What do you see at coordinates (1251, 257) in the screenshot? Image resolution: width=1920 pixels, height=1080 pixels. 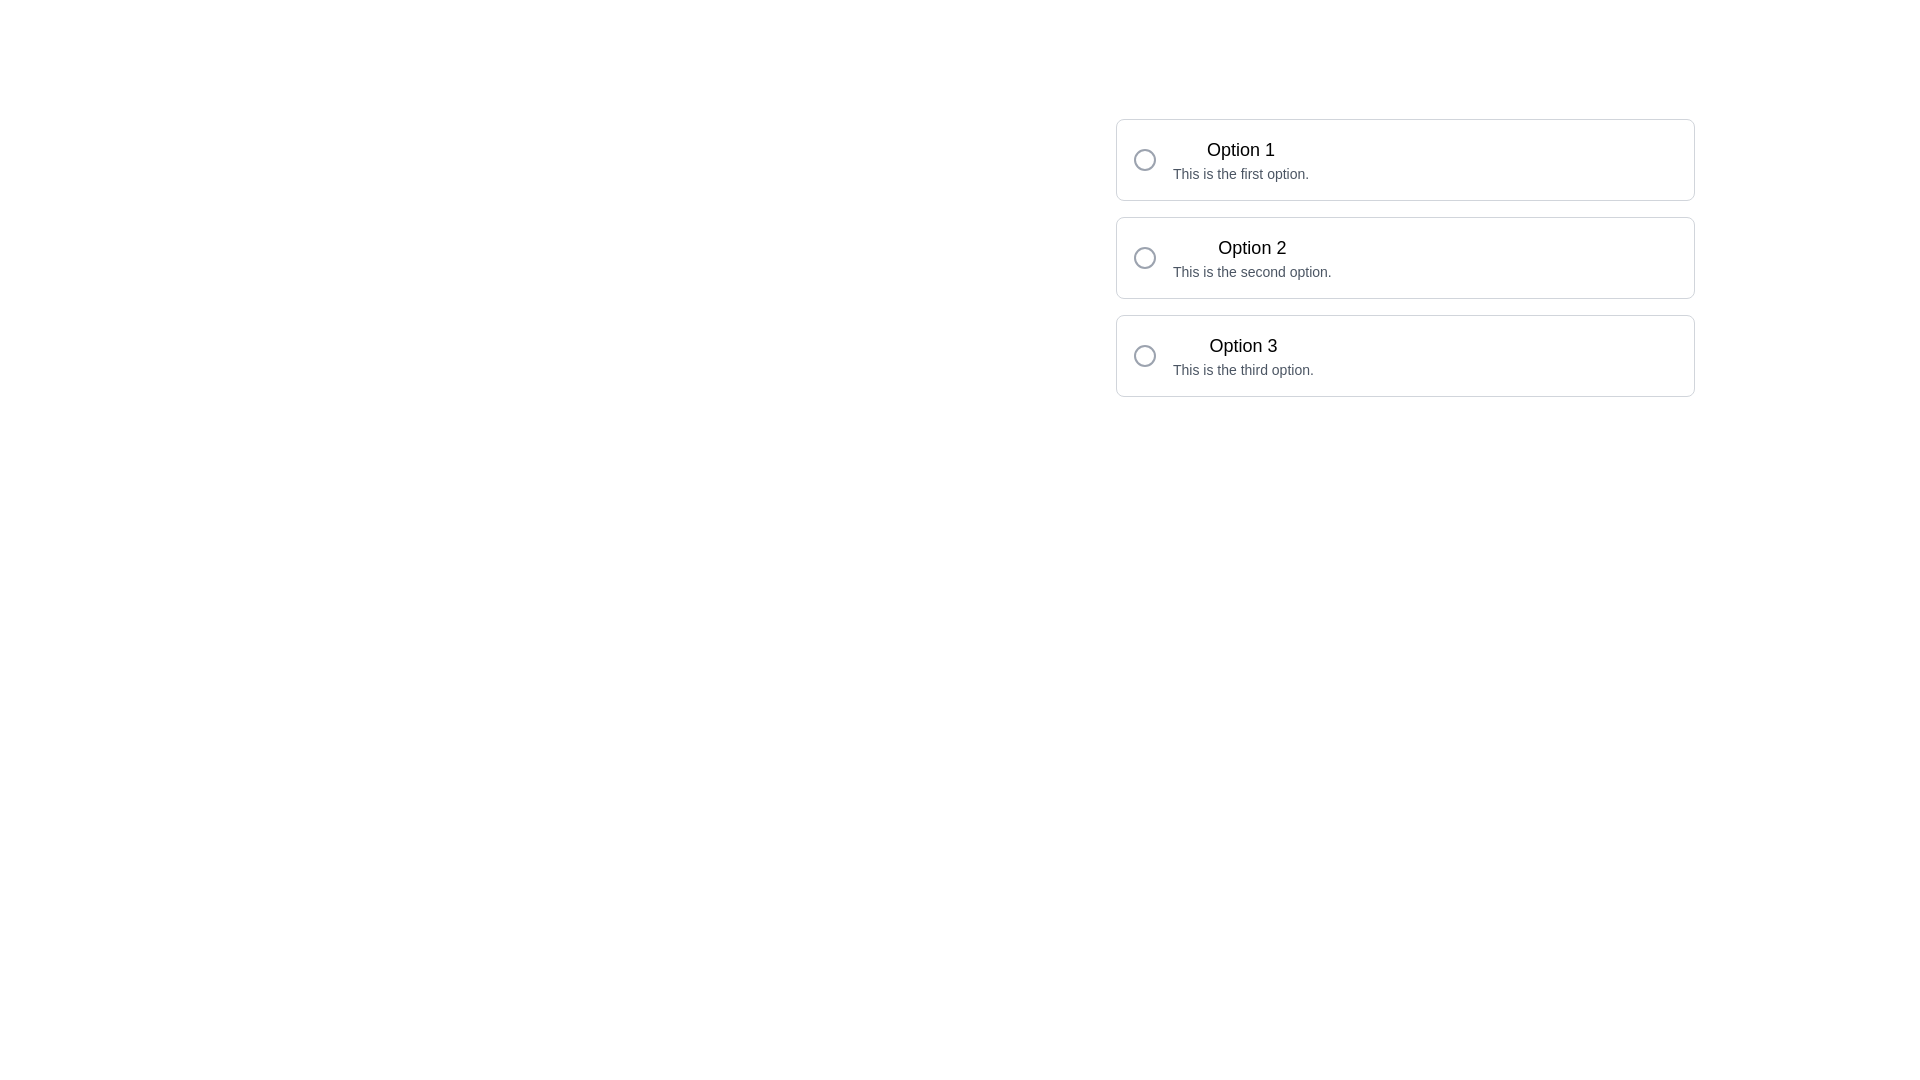 I see `the text label displaying 'Option 2', which is located centrally between 'Option 1' and 'Option 3' in a vertical list layout` at bounding box center [1251, 257].